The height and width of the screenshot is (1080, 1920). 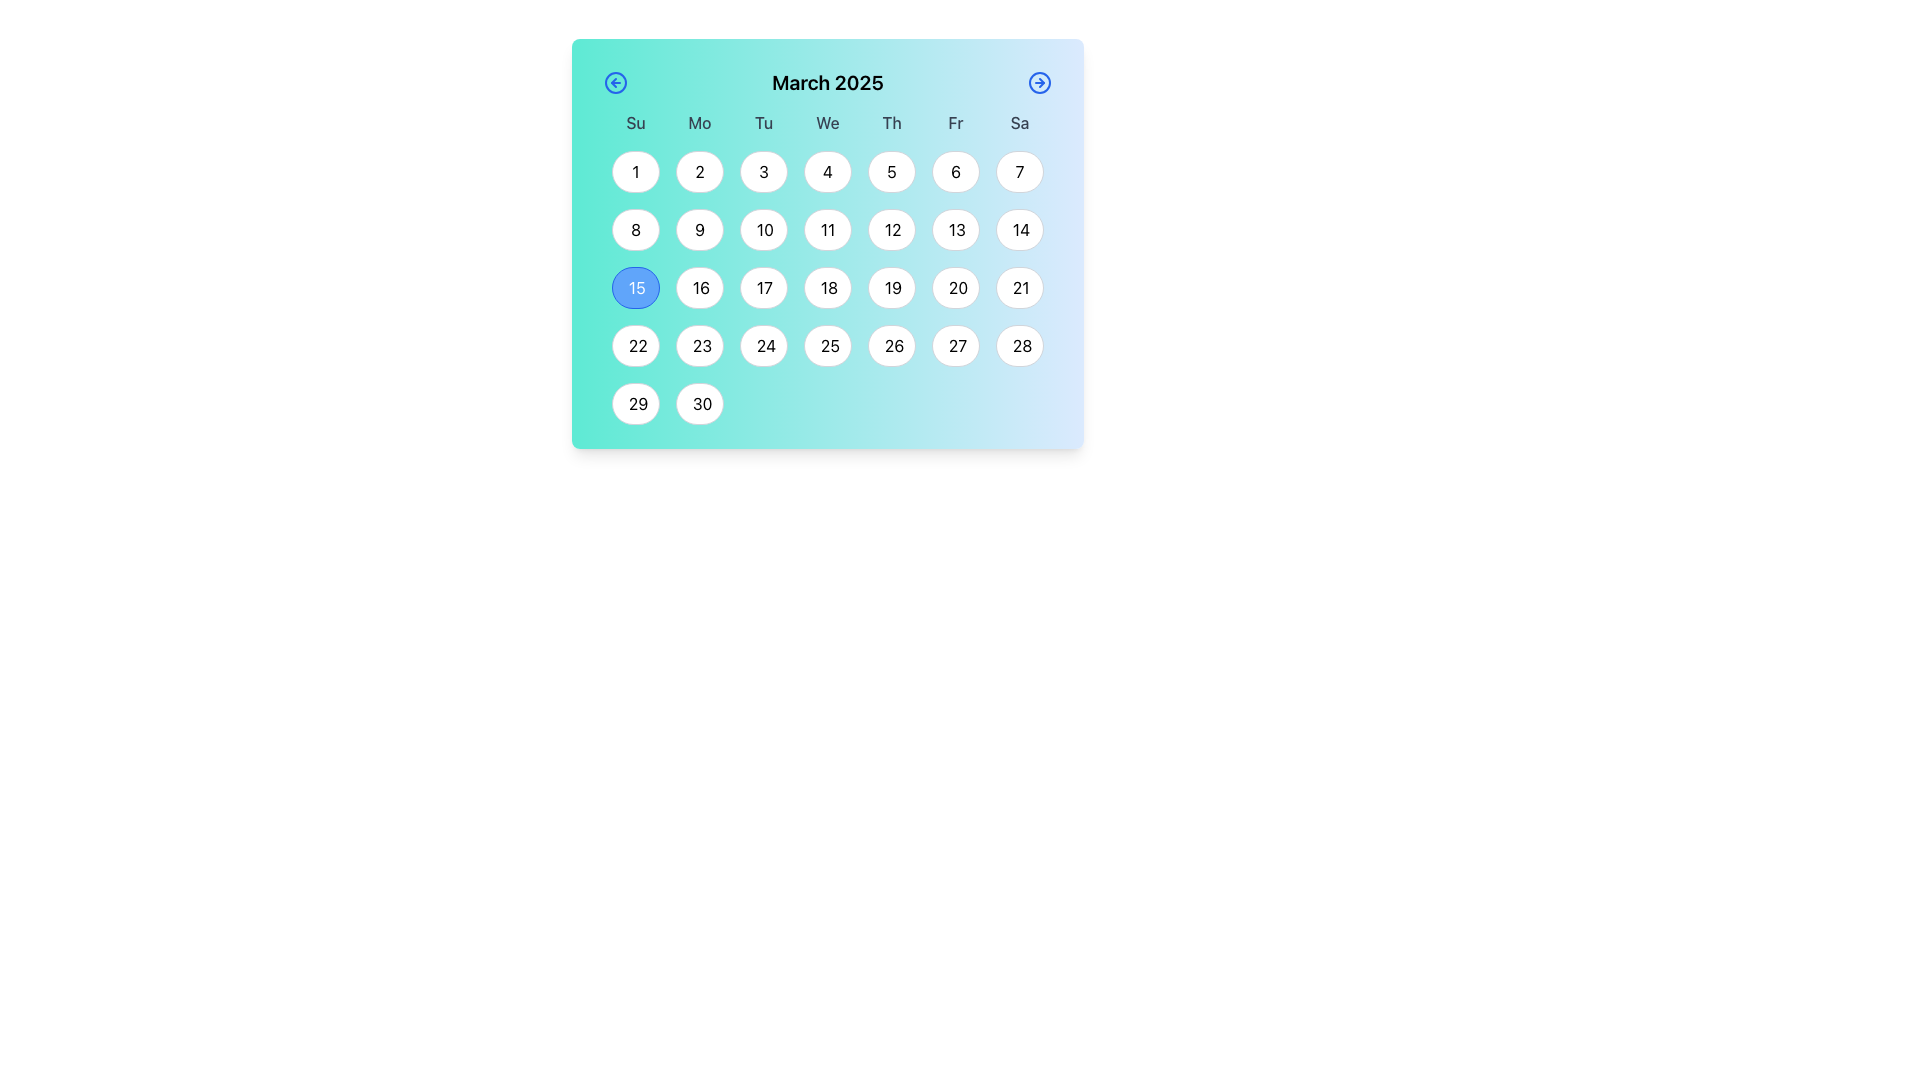 I want to click on the circular blue button with the text '15', which is highlighted as an active date in the calendar layout, so click(x=634, y=288).